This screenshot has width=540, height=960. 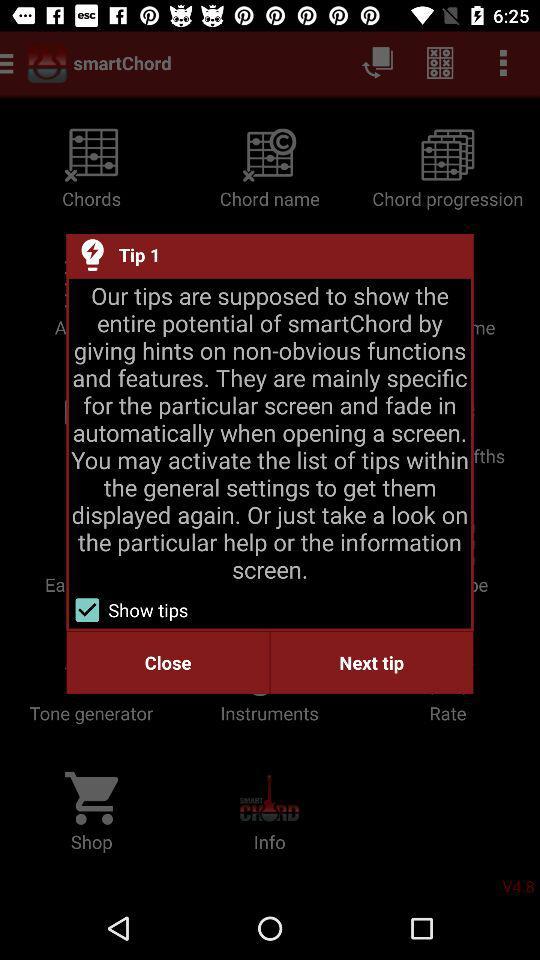 What do you see at coordinates (167, 662) in the screenshot?
I see `icon next to next tip` at bounding box center [167, 662].